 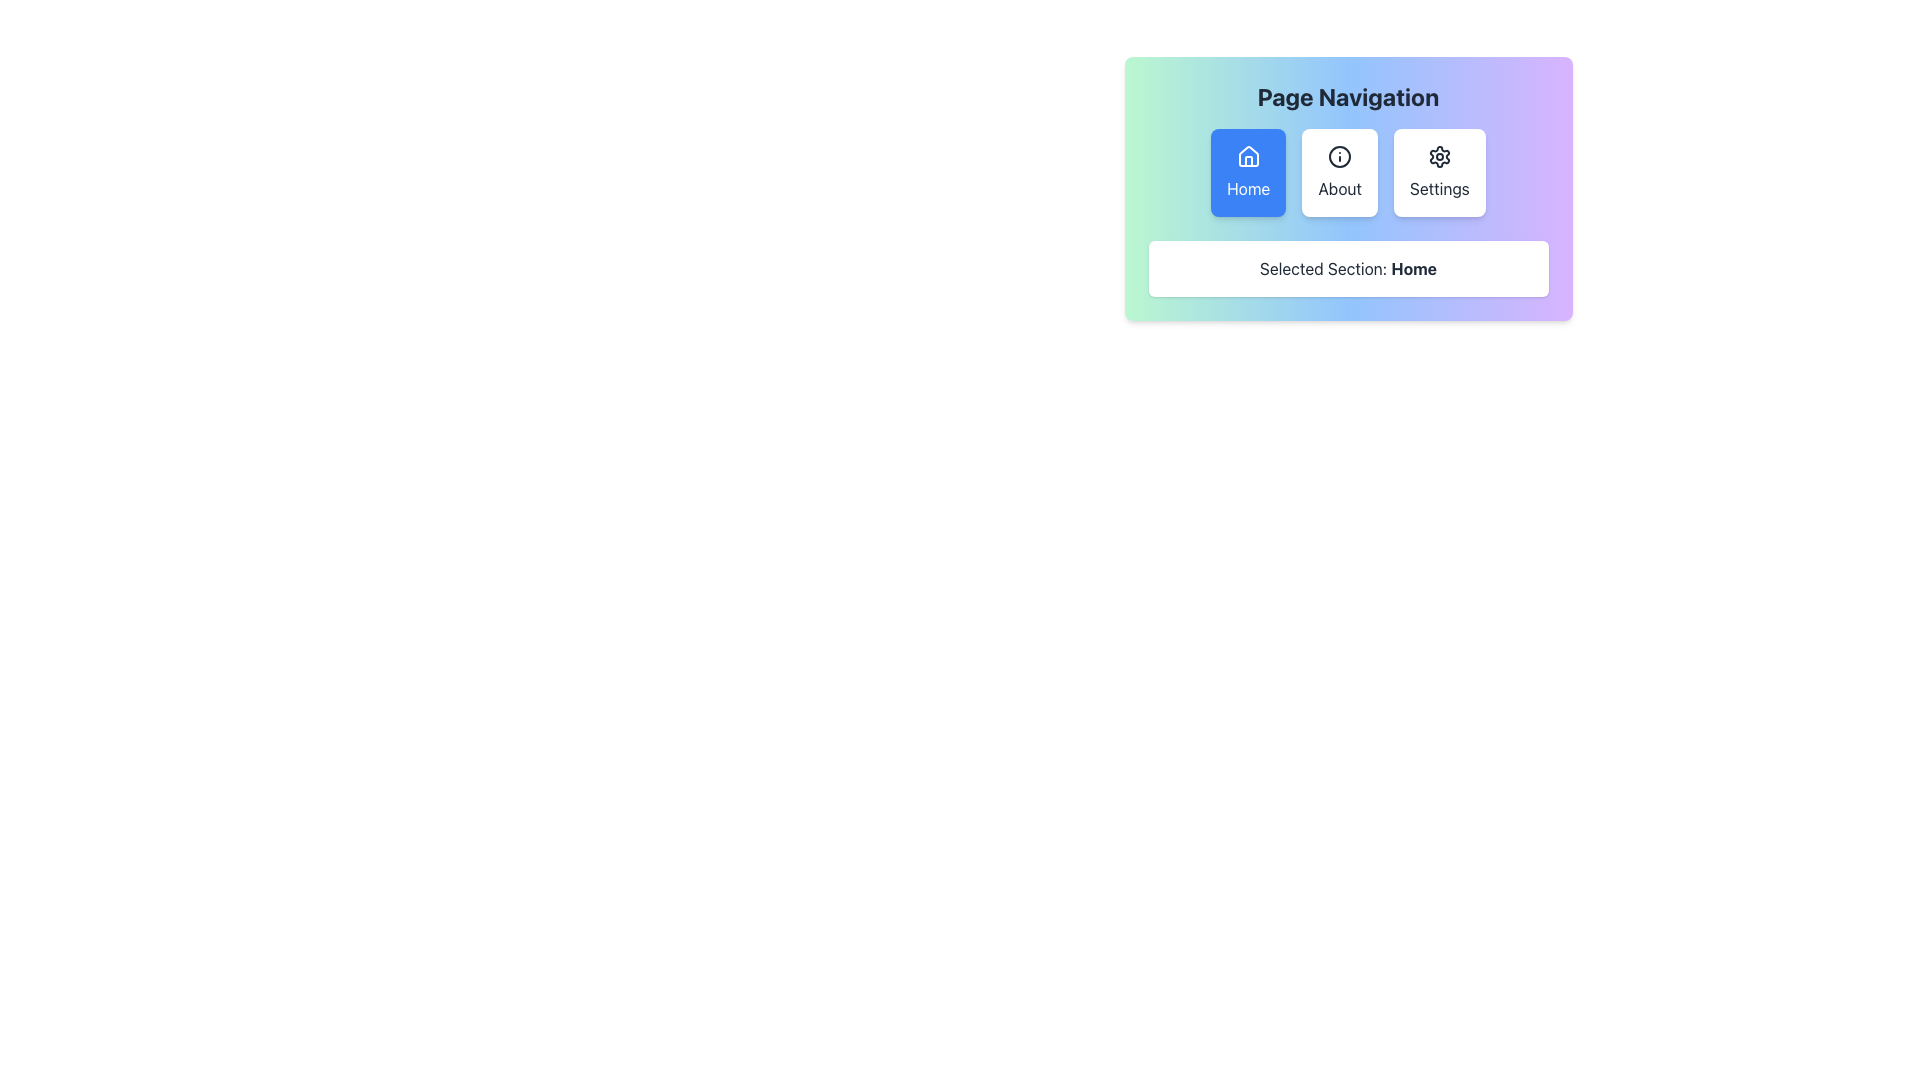 I want to click on text label that identifies the 'Settings' button, which is located at the bottom of the button with a gear icon above it, so click(x=1438, y=189).